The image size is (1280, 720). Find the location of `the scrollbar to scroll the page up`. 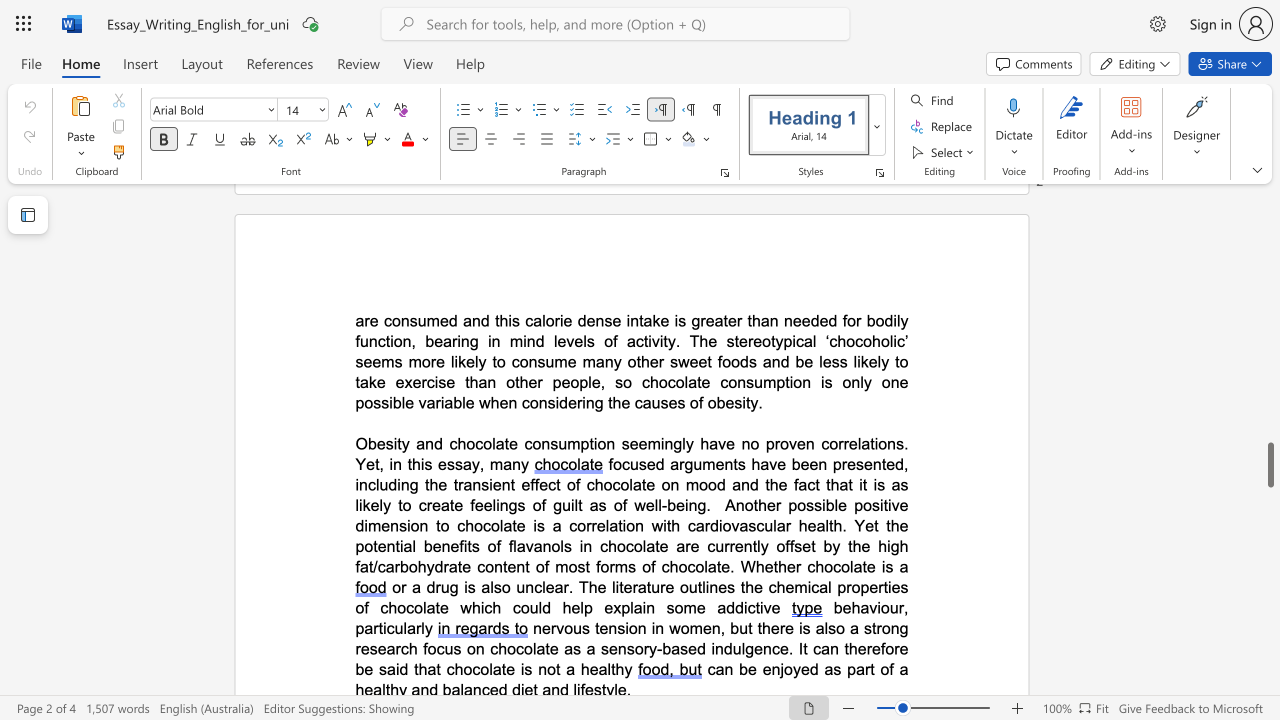

the scrollbar to scroll the page up is located at coordinates (1269, 300).